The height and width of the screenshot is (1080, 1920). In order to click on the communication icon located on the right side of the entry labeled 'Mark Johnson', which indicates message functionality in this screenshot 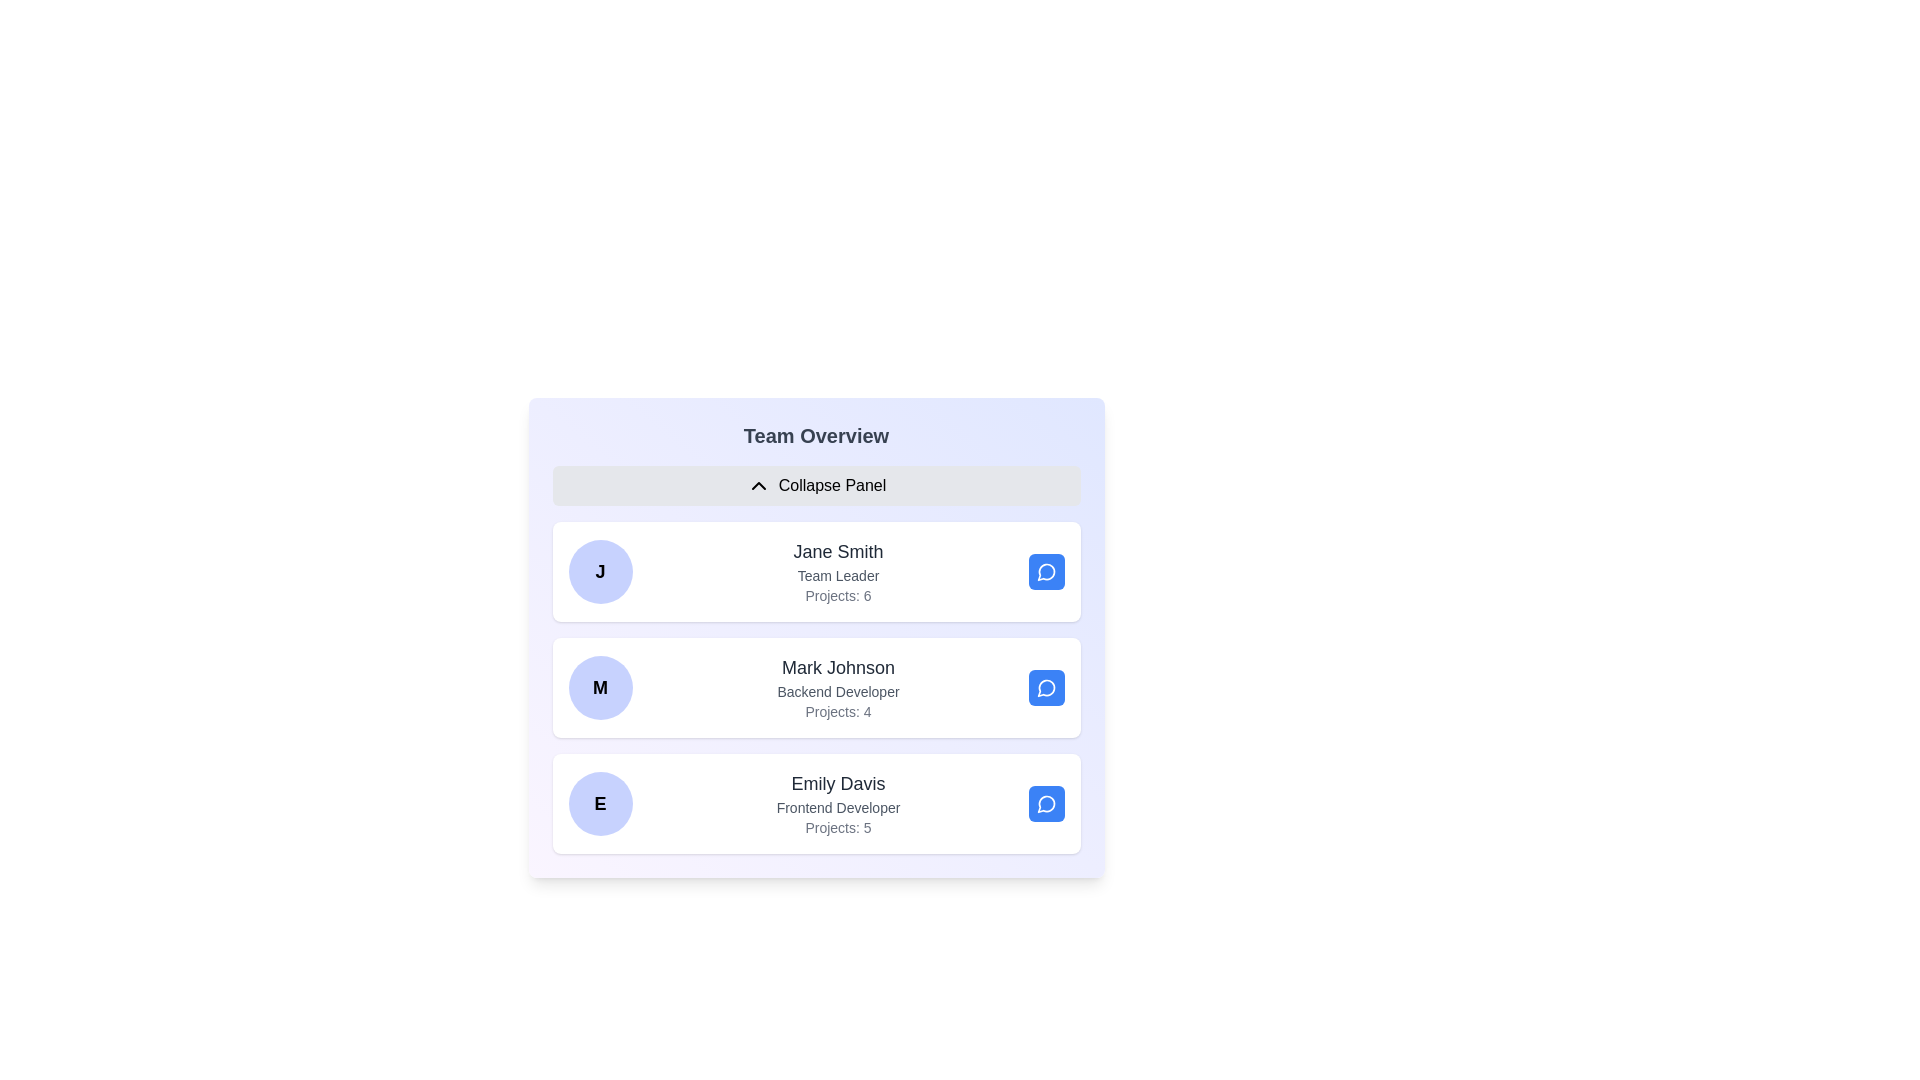, I will do `click(1045, 686)`.